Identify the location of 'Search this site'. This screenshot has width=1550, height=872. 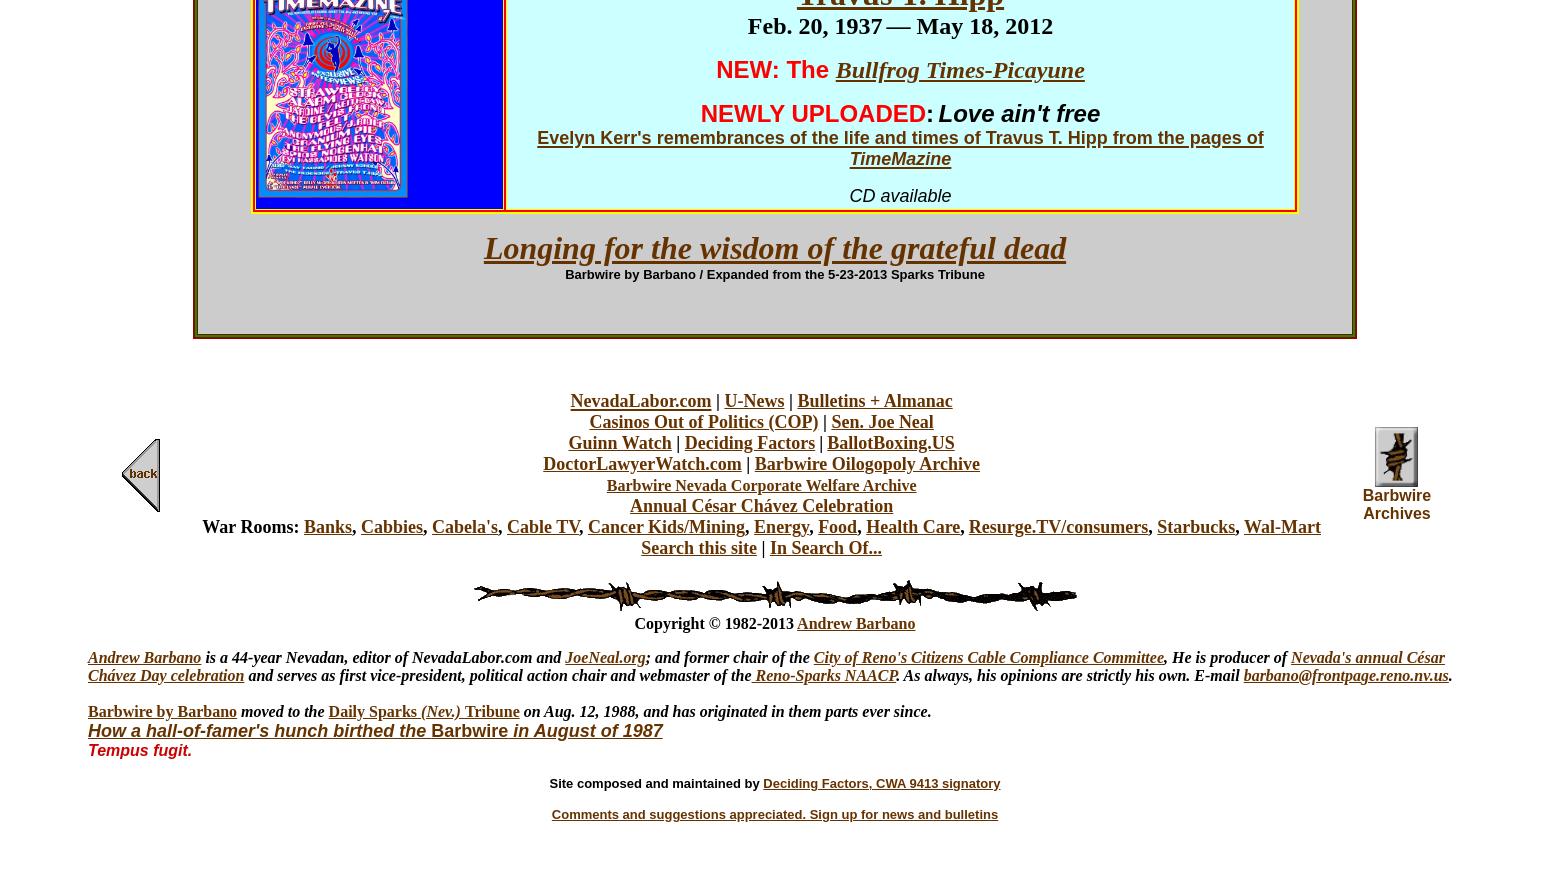
(698, 547).